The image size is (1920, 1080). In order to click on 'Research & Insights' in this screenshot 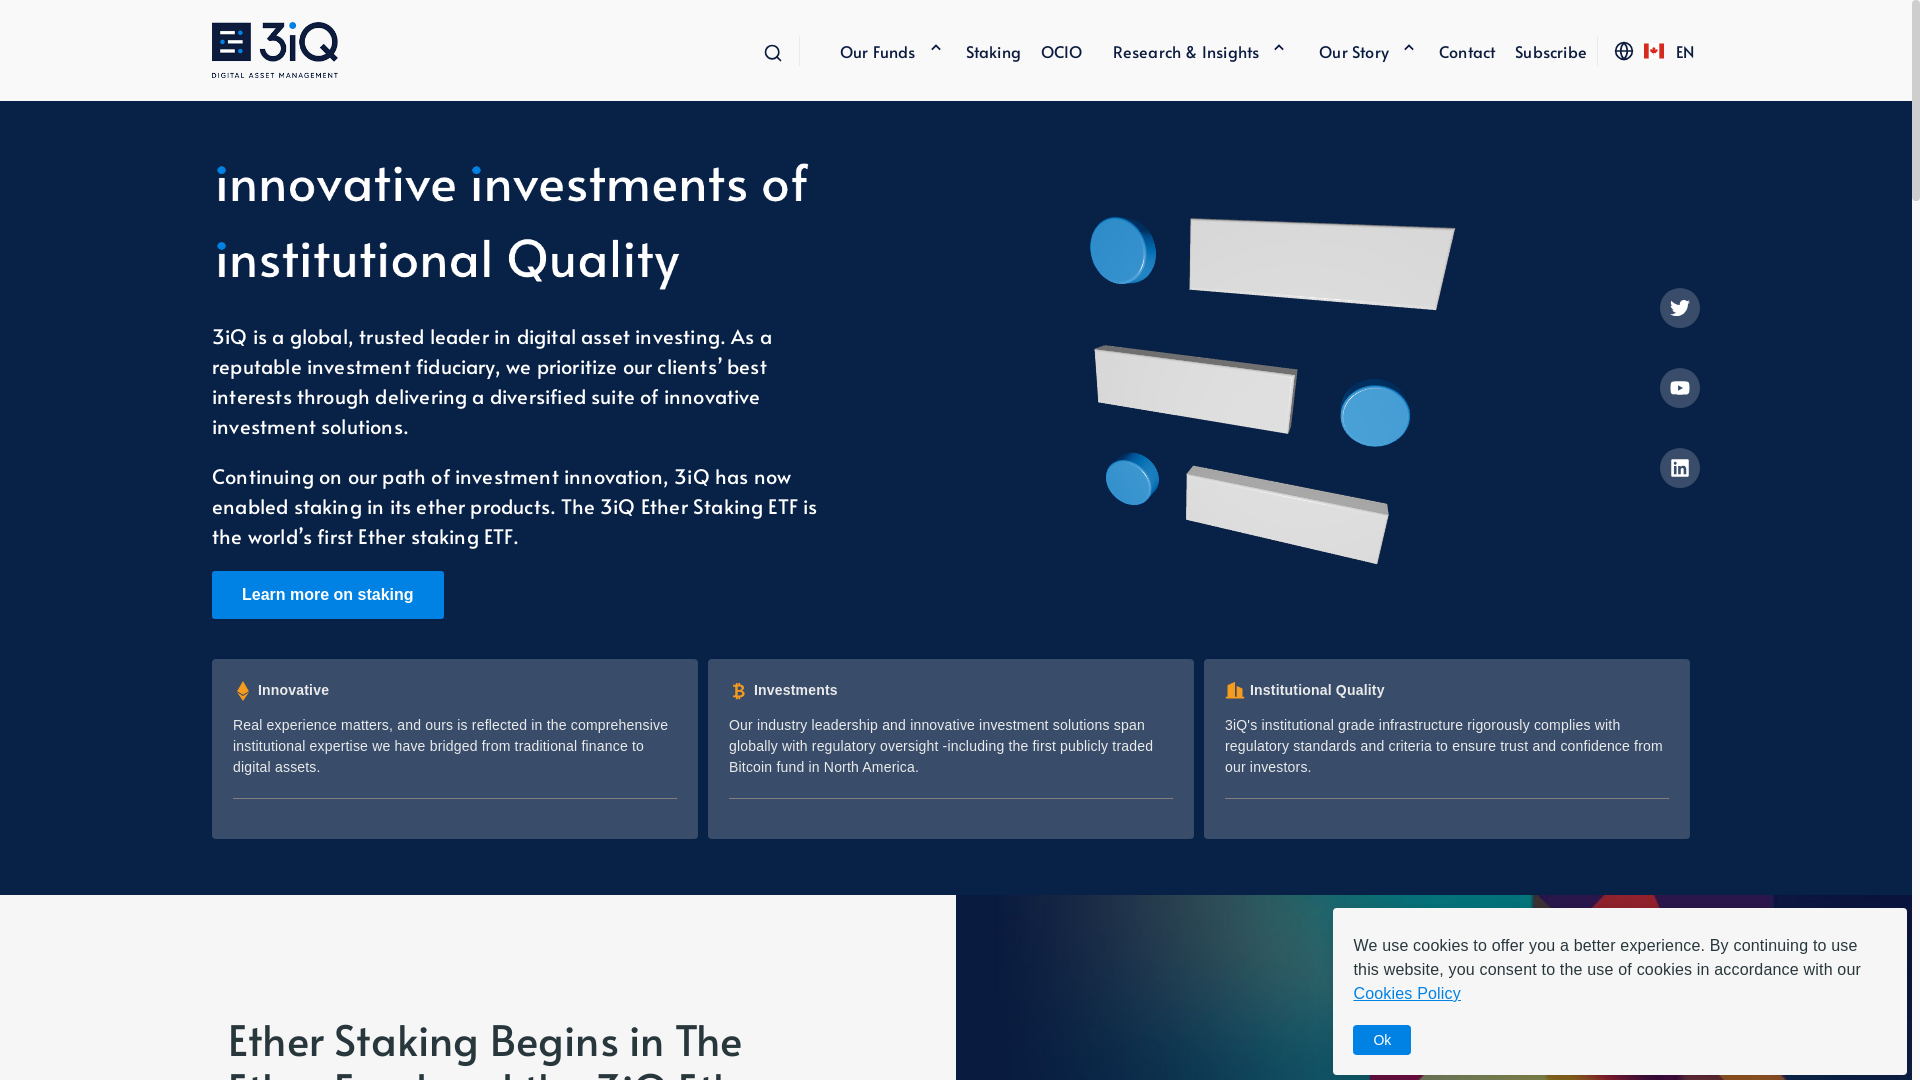, I will do `click(1186, 49)`.